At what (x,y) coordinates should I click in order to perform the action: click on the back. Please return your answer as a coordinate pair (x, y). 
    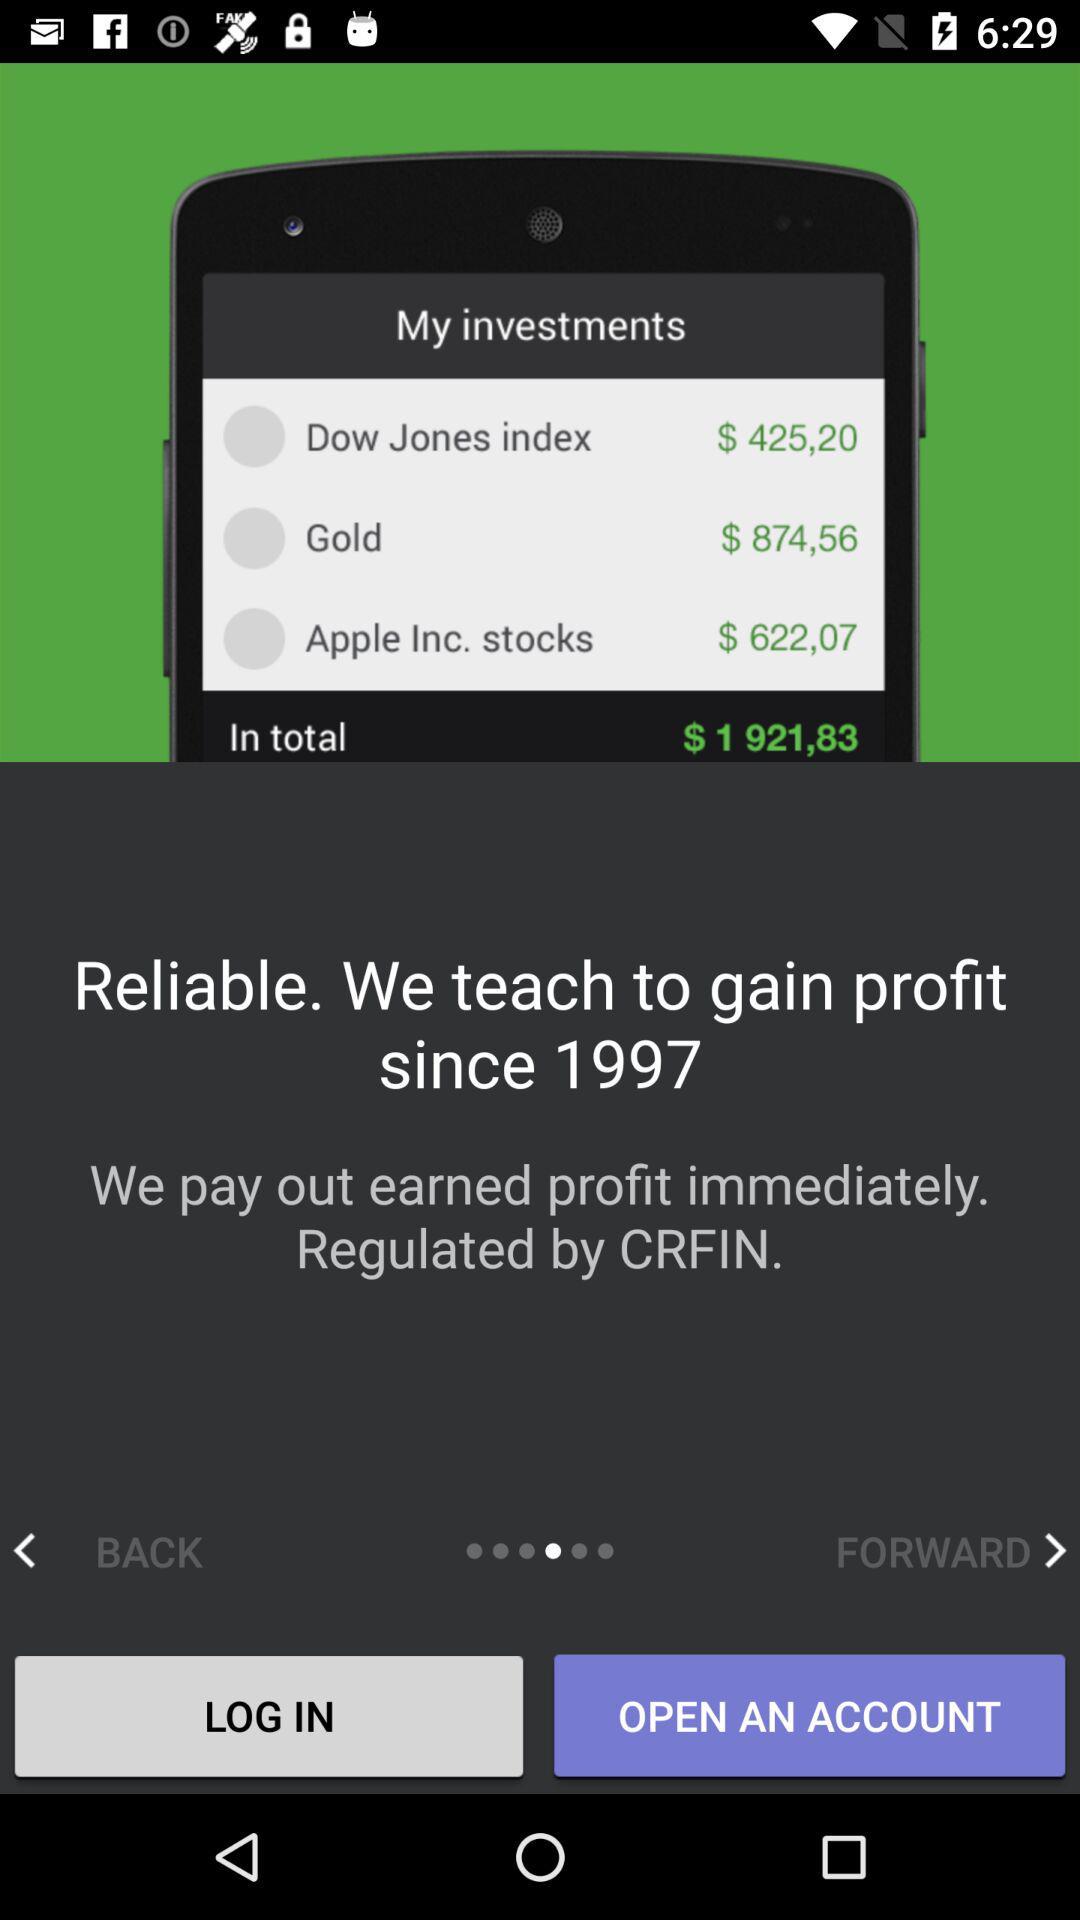
    Looking at the image, I should click on (128, 1549).